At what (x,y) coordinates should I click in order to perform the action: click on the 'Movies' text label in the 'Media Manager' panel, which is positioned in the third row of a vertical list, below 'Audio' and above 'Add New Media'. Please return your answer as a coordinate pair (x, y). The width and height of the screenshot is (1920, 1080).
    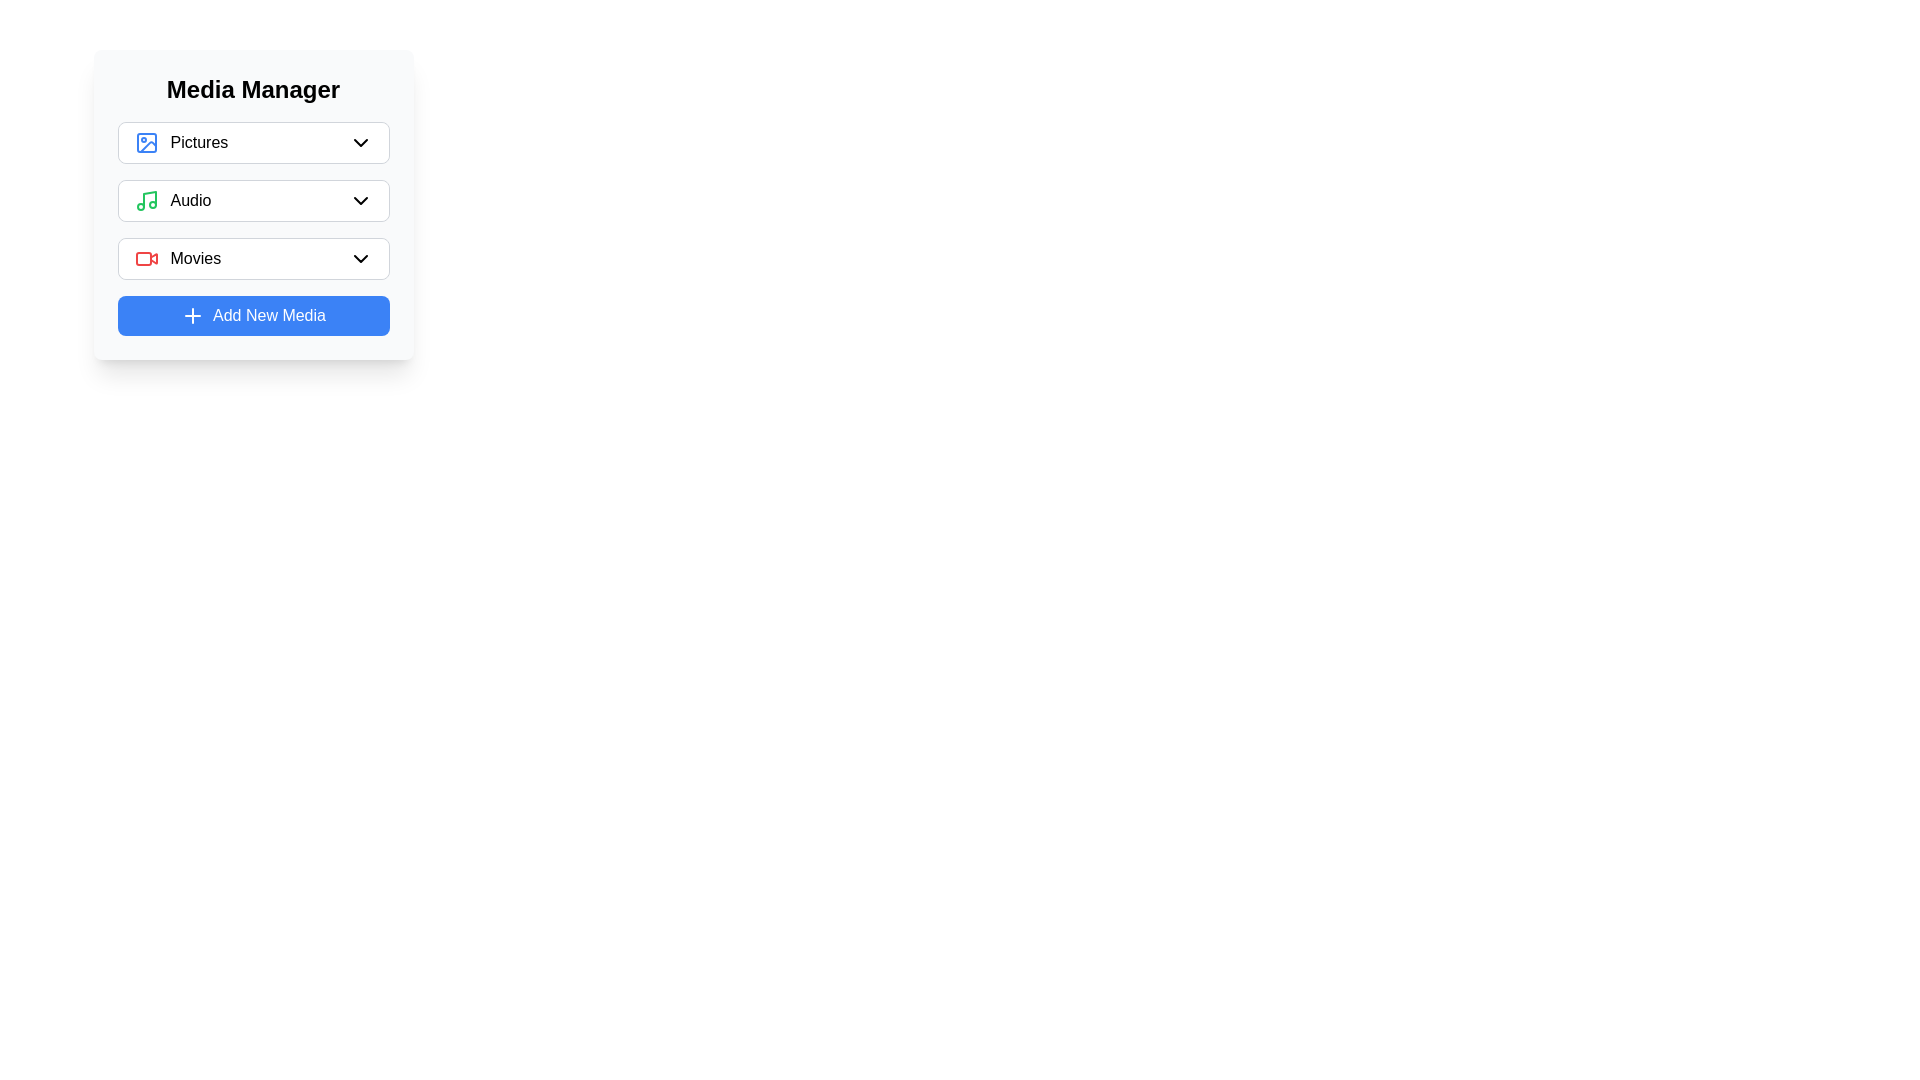
    Looking at the image, I should click on (195, 257).